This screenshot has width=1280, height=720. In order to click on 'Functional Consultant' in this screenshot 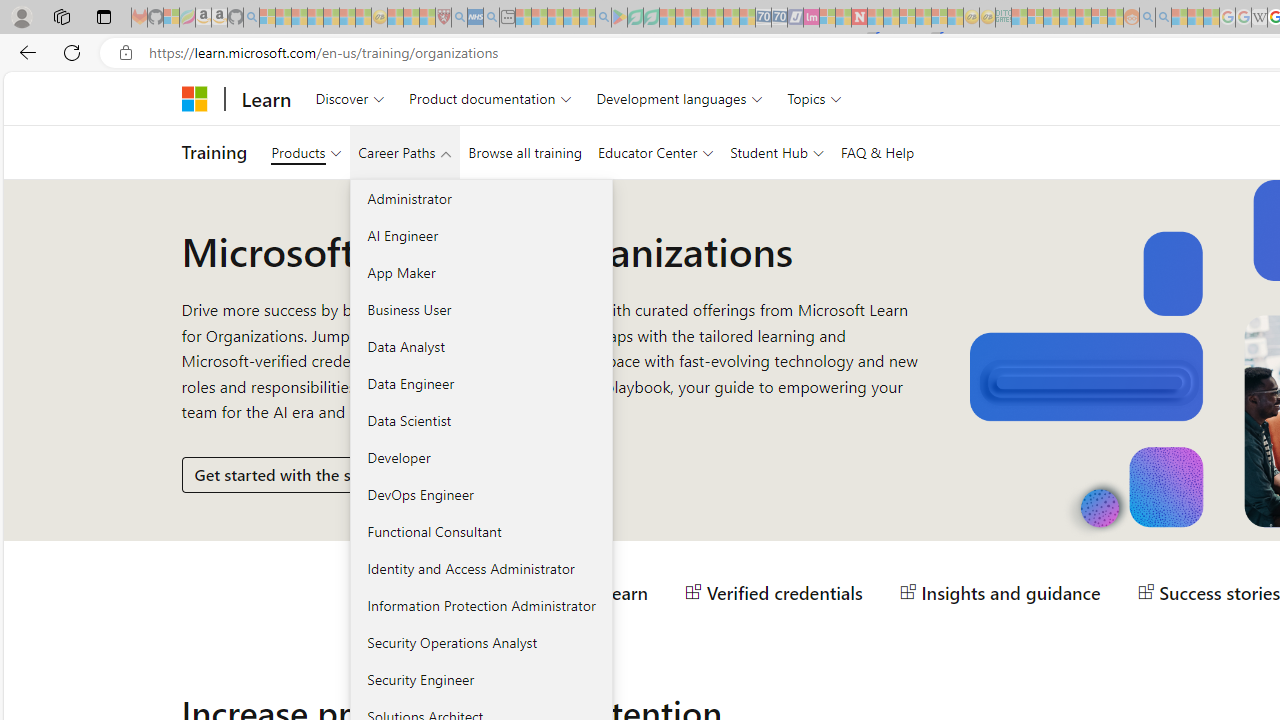, I will do `click(481, 530)`.